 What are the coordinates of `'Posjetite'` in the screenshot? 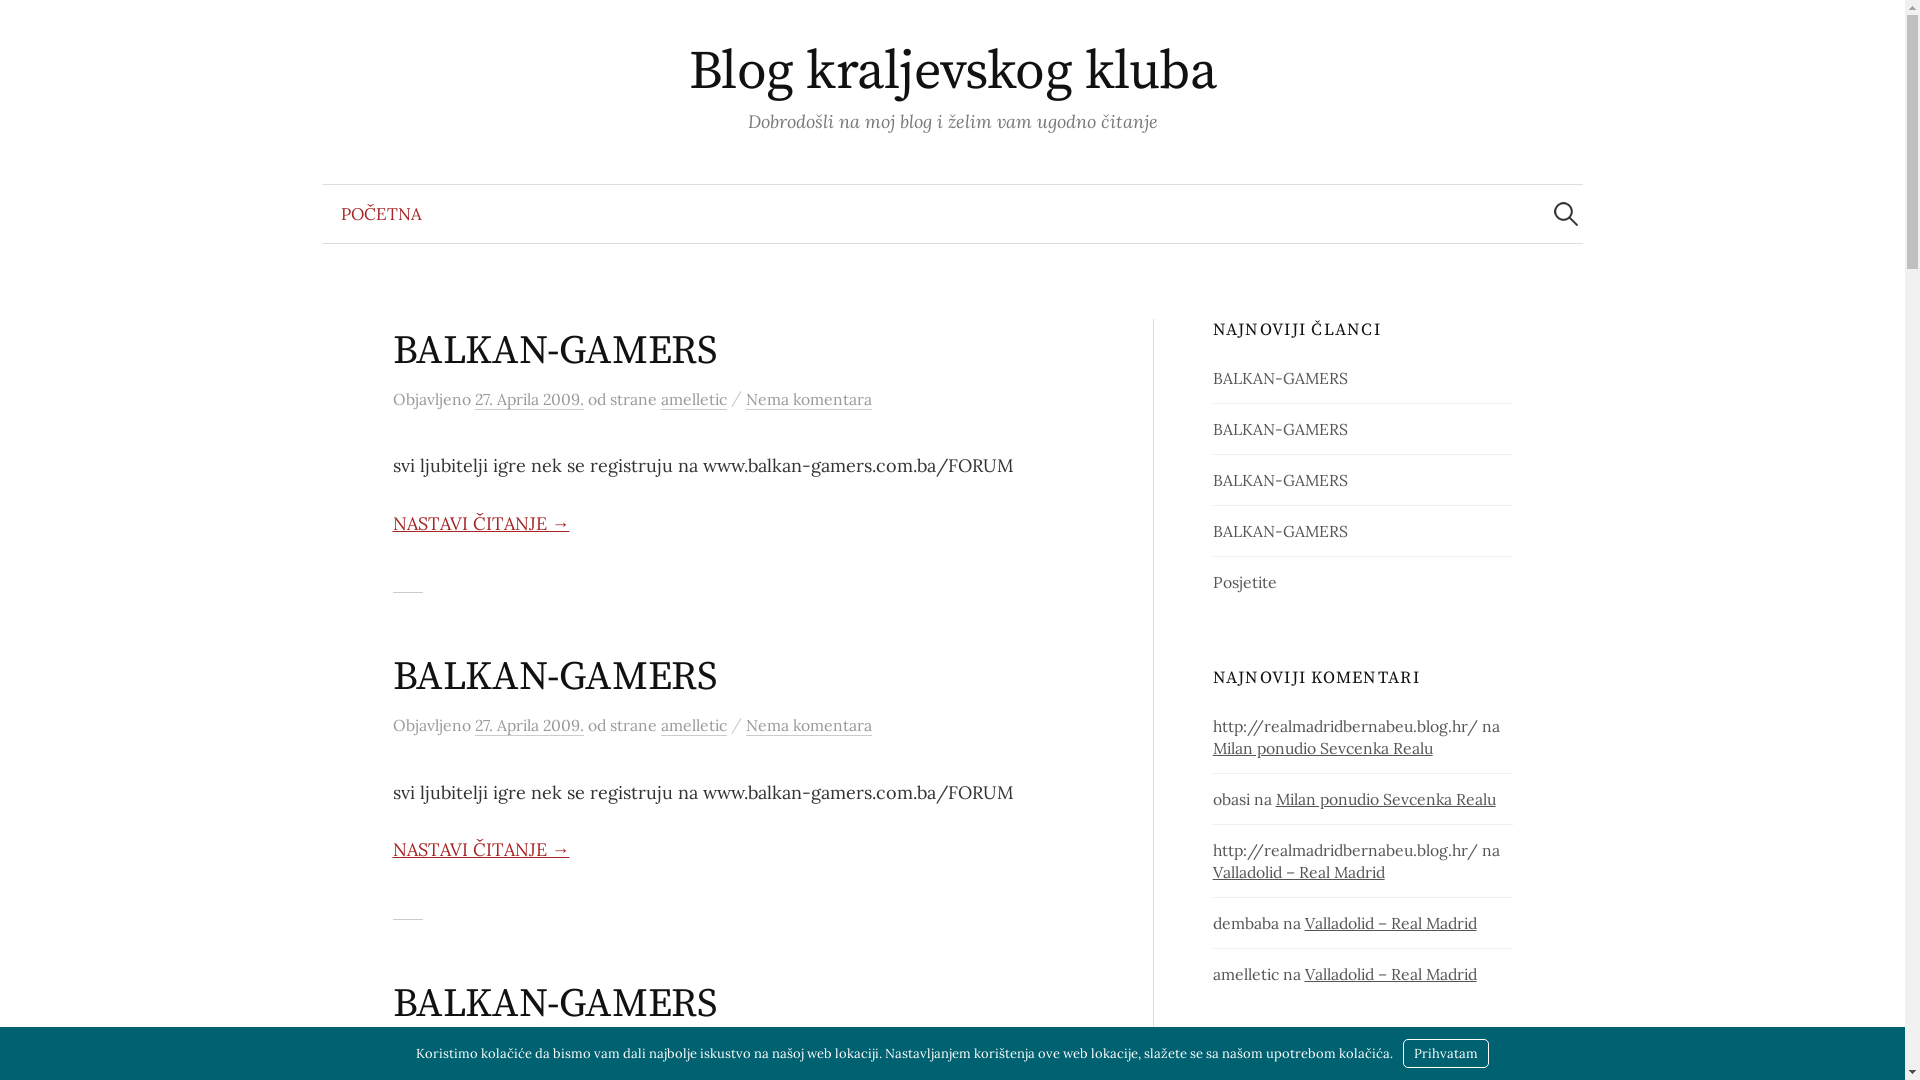 It's located at (1212, 582).